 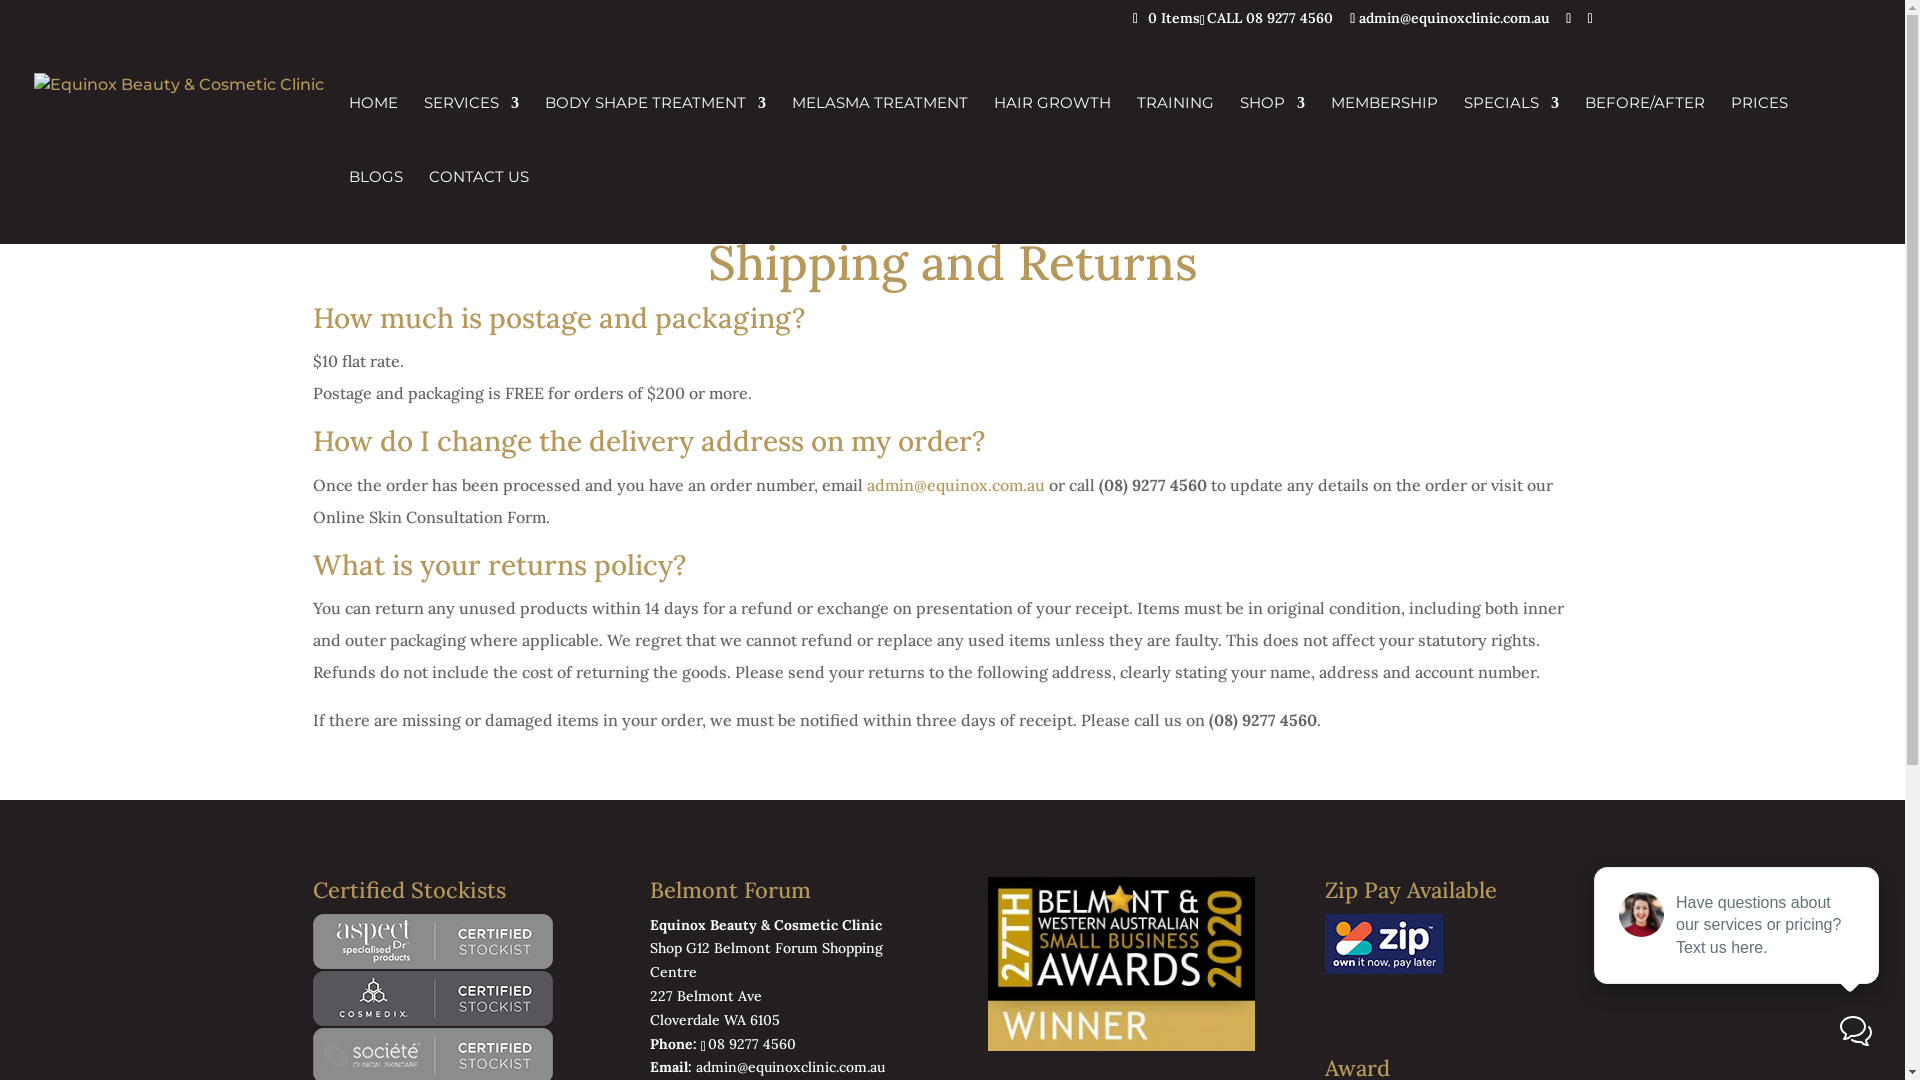 I want to click on '08 9277 4560', so click(x=700, y=1043).